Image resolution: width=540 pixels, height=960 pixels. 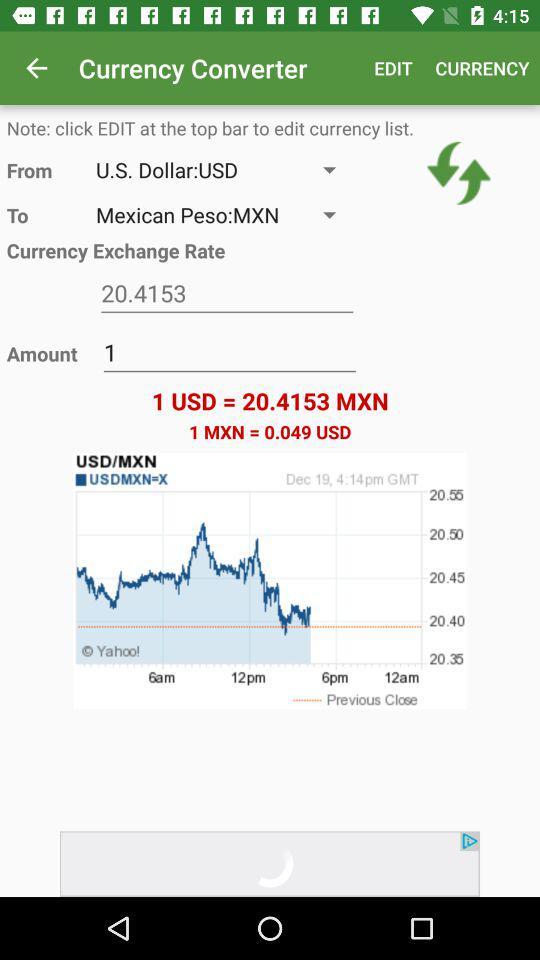 What do you see at coordinates (459, 172) in the screenshot?
I see `the item next to the note click edit item` at bounding box center [459, 172].